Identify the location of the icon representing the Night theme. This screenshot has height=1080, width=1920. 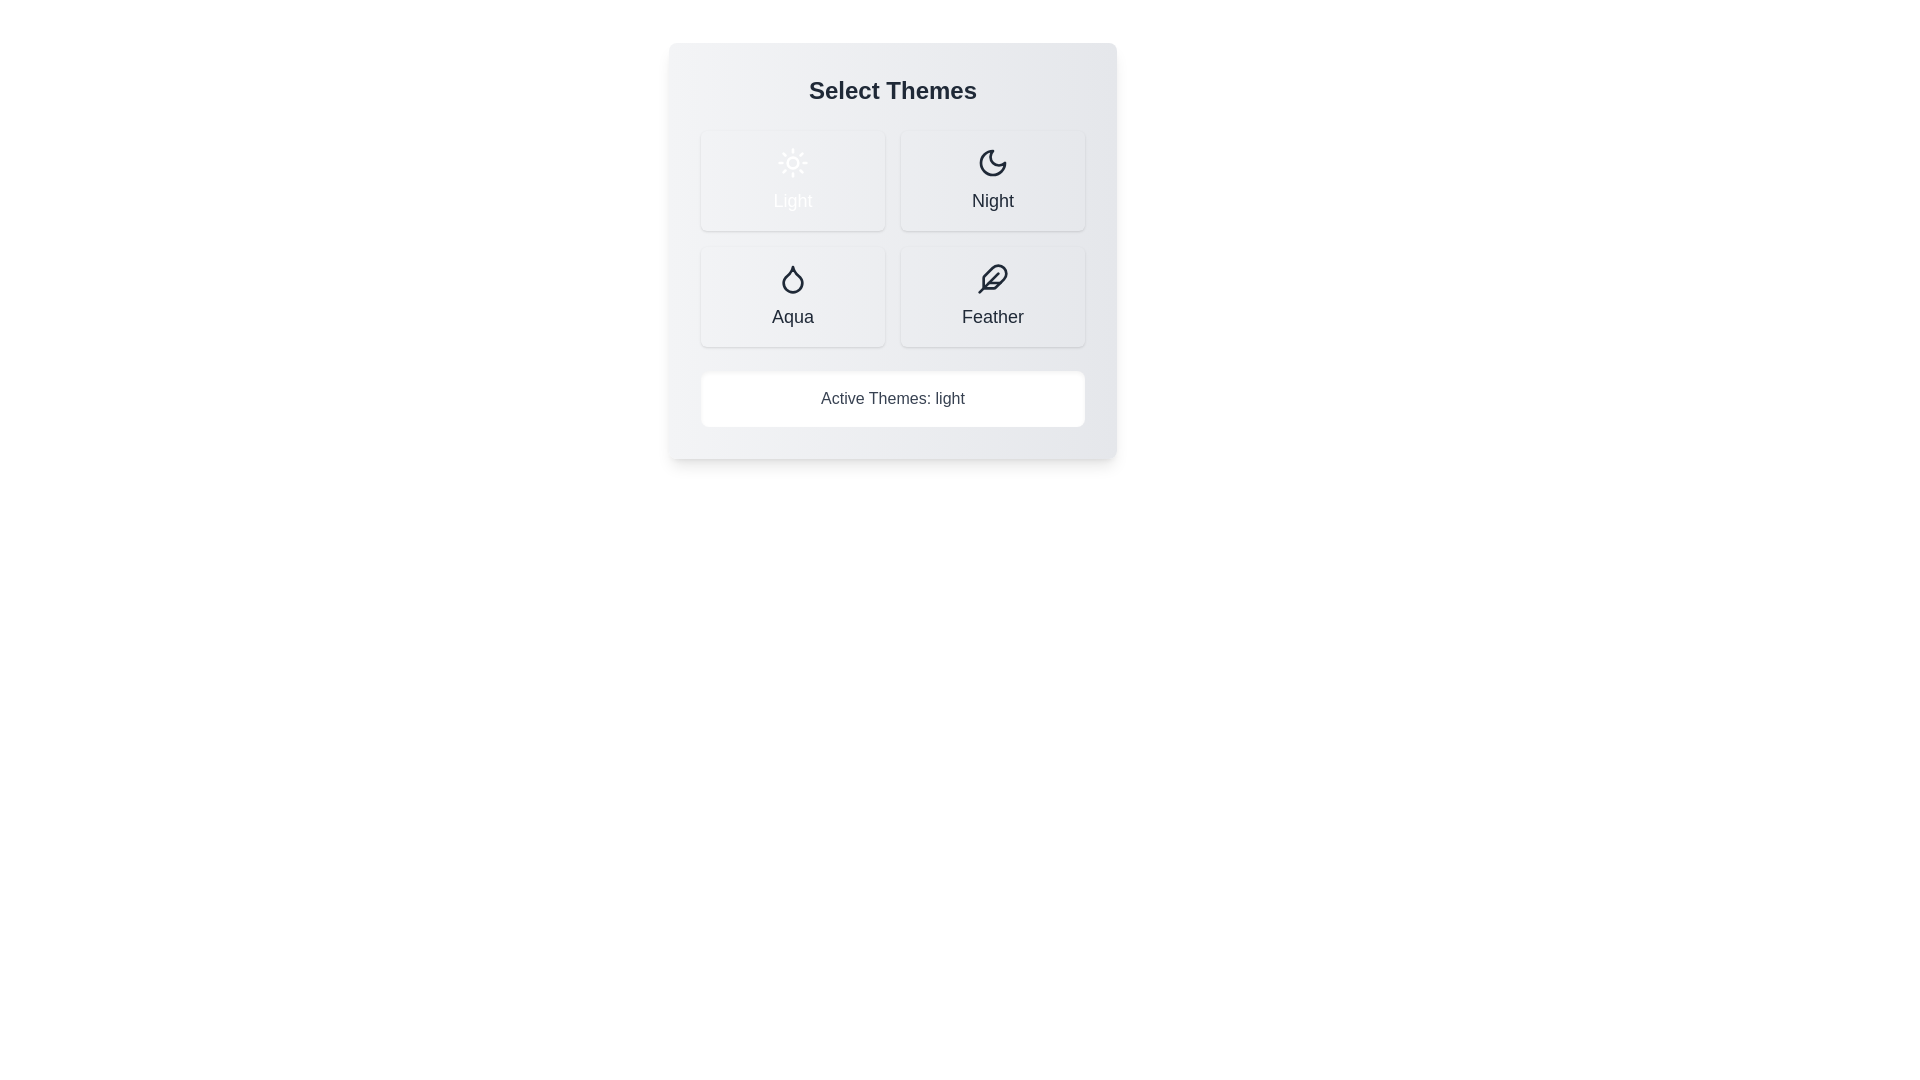
(993, 161).